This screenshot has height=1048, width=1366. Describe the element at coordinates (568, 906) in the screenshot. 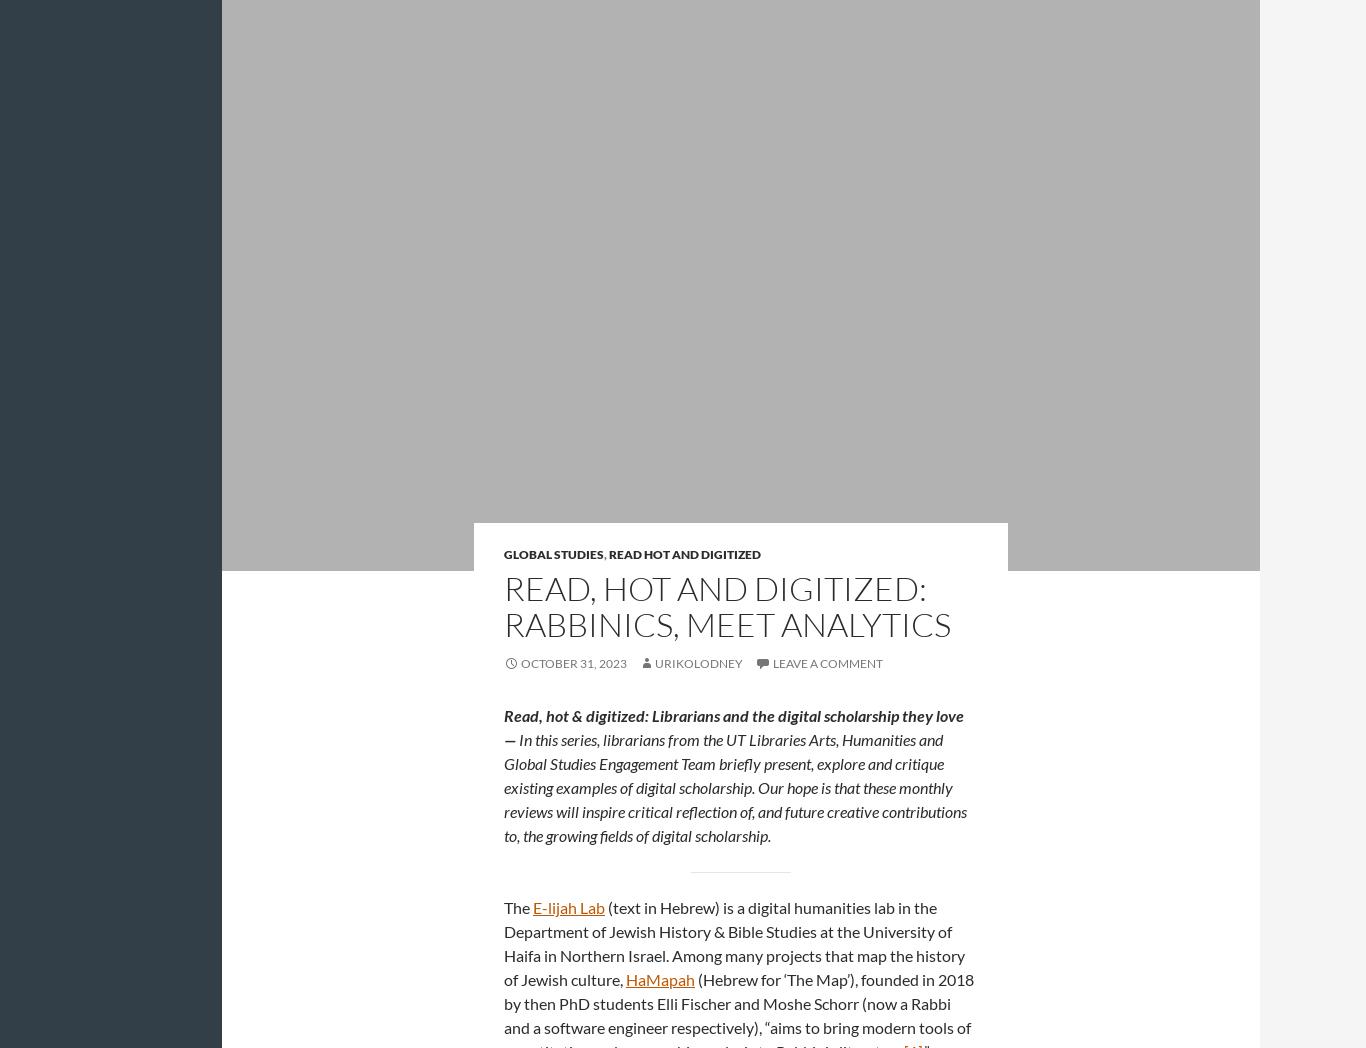

I see `'E-lijah Lab'` at that location.